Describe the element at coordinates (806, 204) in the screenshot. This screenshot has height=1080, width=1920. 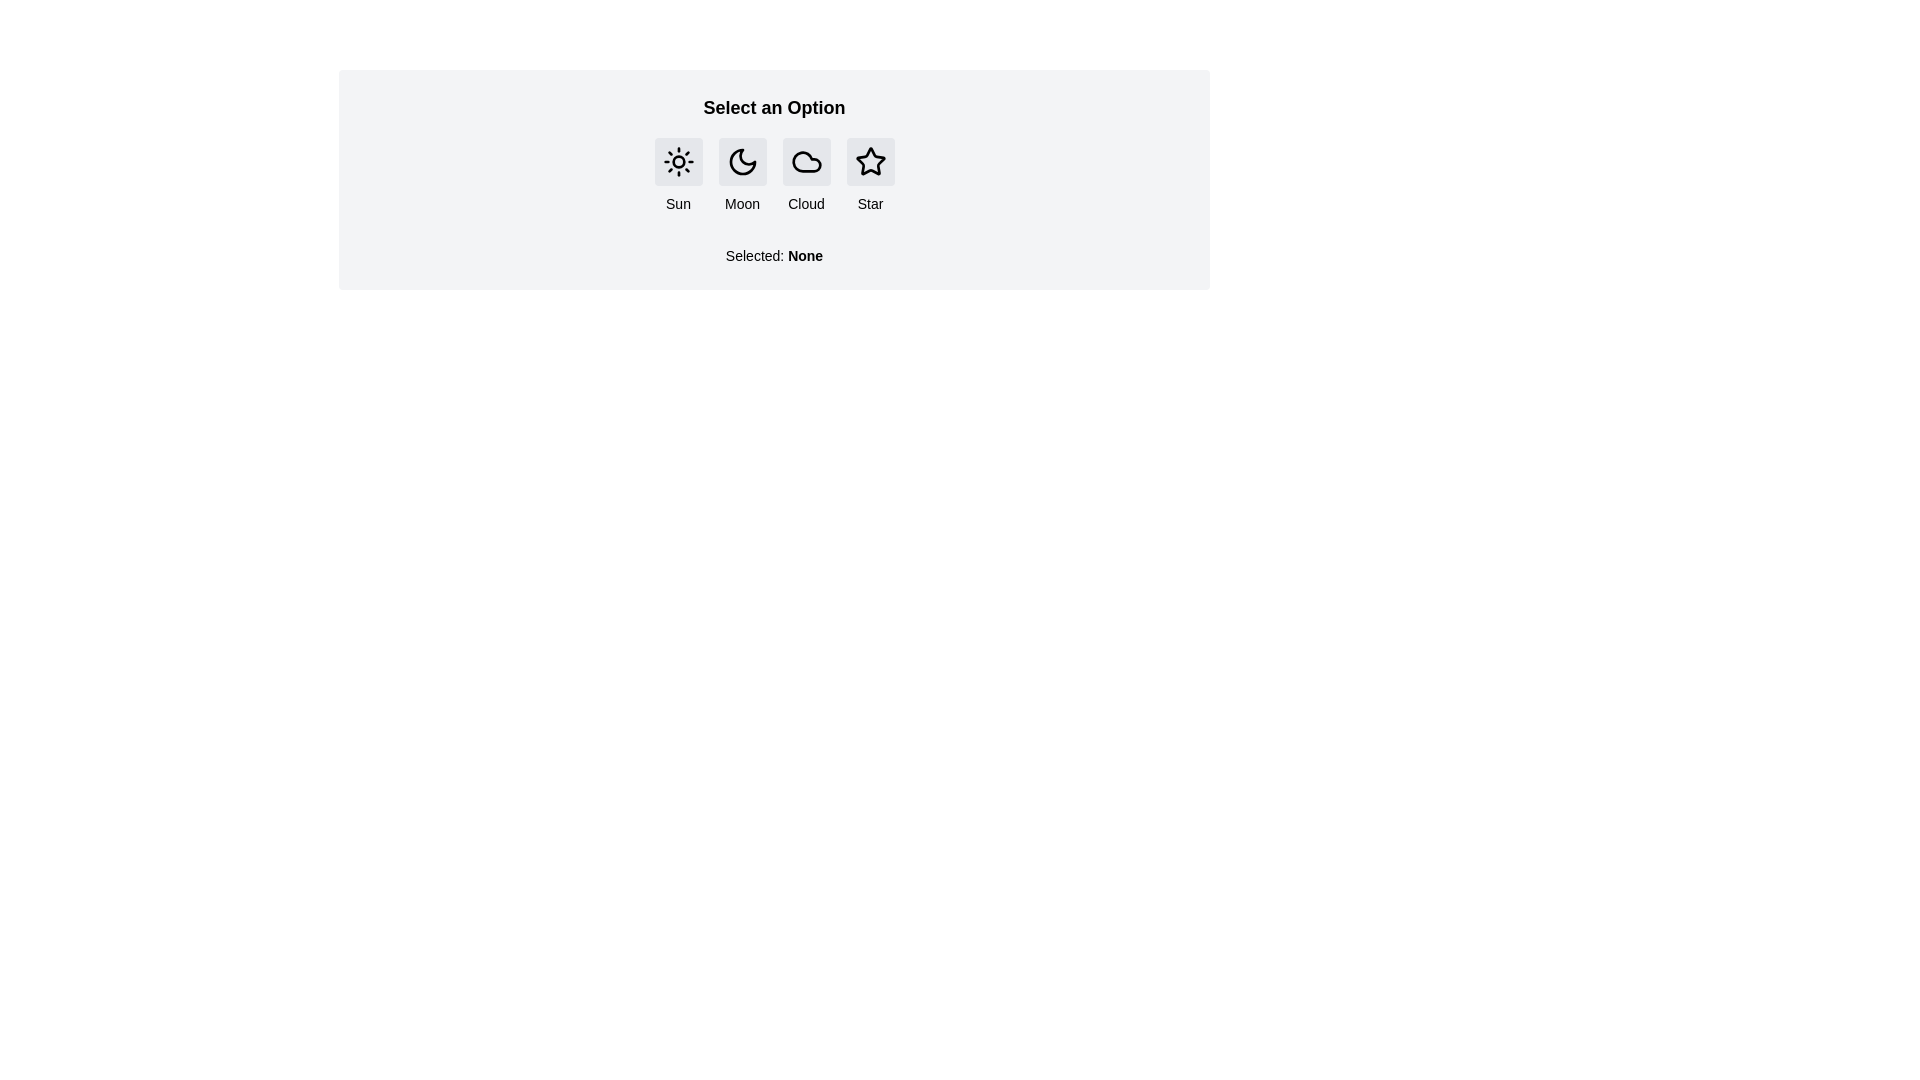
I see `text label displaying 'Cloud', which is positioned below the cloud icon and is the second option among four (Sun, Moon, Cloud, Star)` at that location.